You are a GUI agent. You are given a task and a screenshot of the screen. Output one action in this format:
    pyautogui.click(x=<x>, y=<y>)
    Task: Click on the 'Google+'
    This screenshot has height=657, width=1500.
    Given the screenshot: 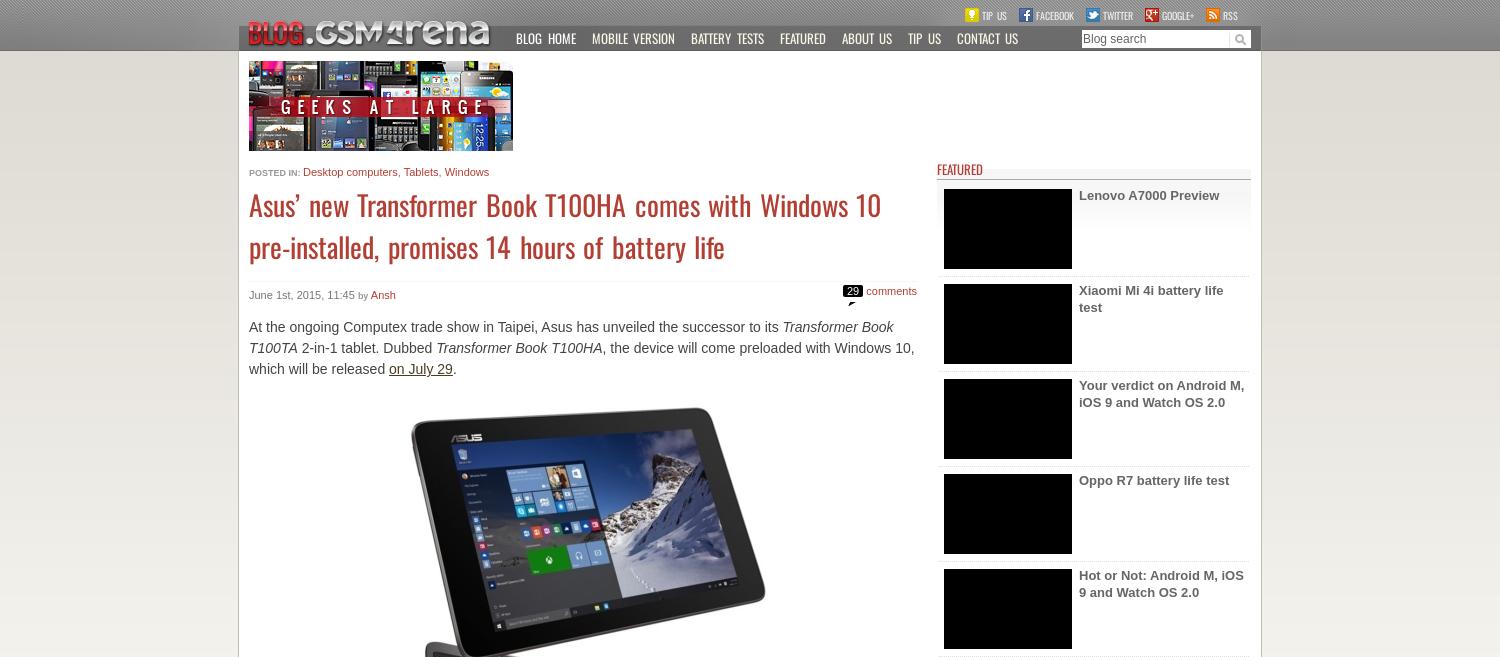 What is the action you would take?
    pyautogui.click(x=1177, y=14)
    